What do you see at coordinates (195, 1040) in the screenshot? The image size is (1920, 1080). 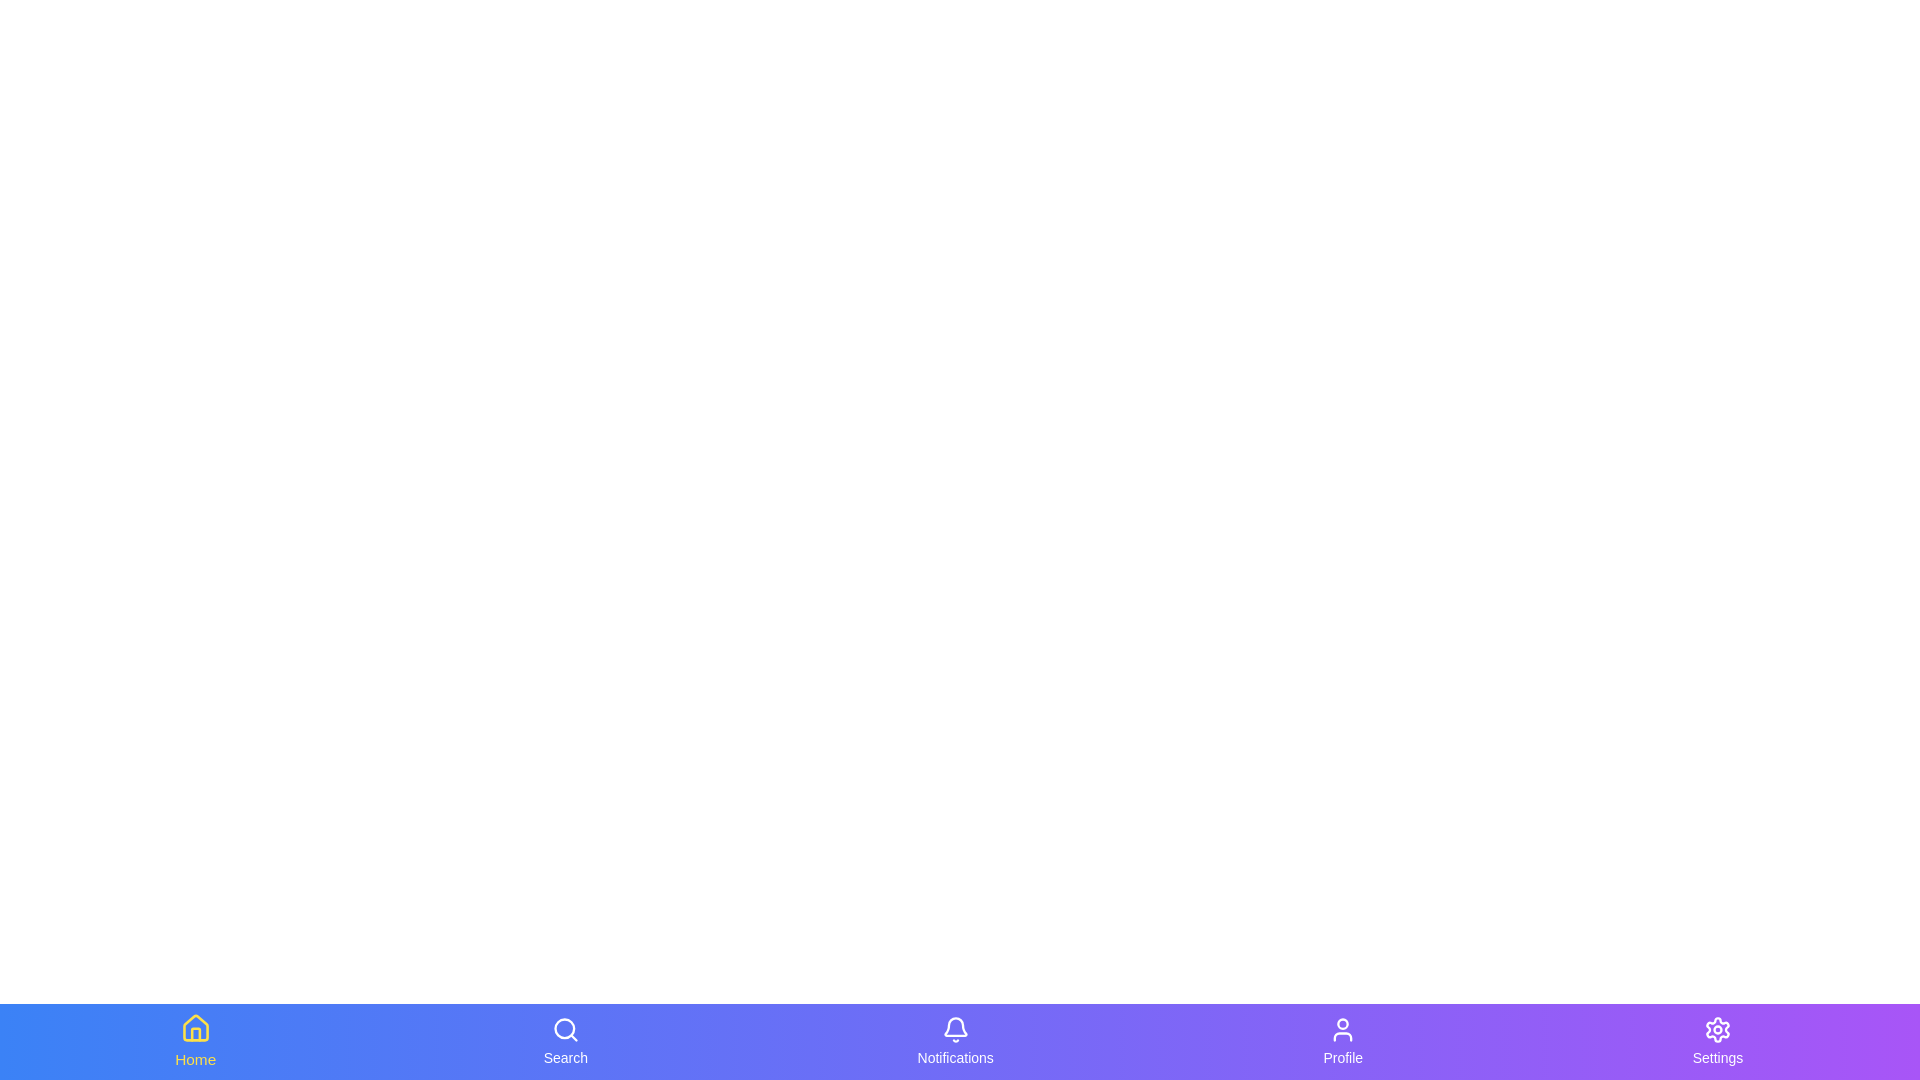 I see `the Home navigation tab` at bounding box center [195, 1040].